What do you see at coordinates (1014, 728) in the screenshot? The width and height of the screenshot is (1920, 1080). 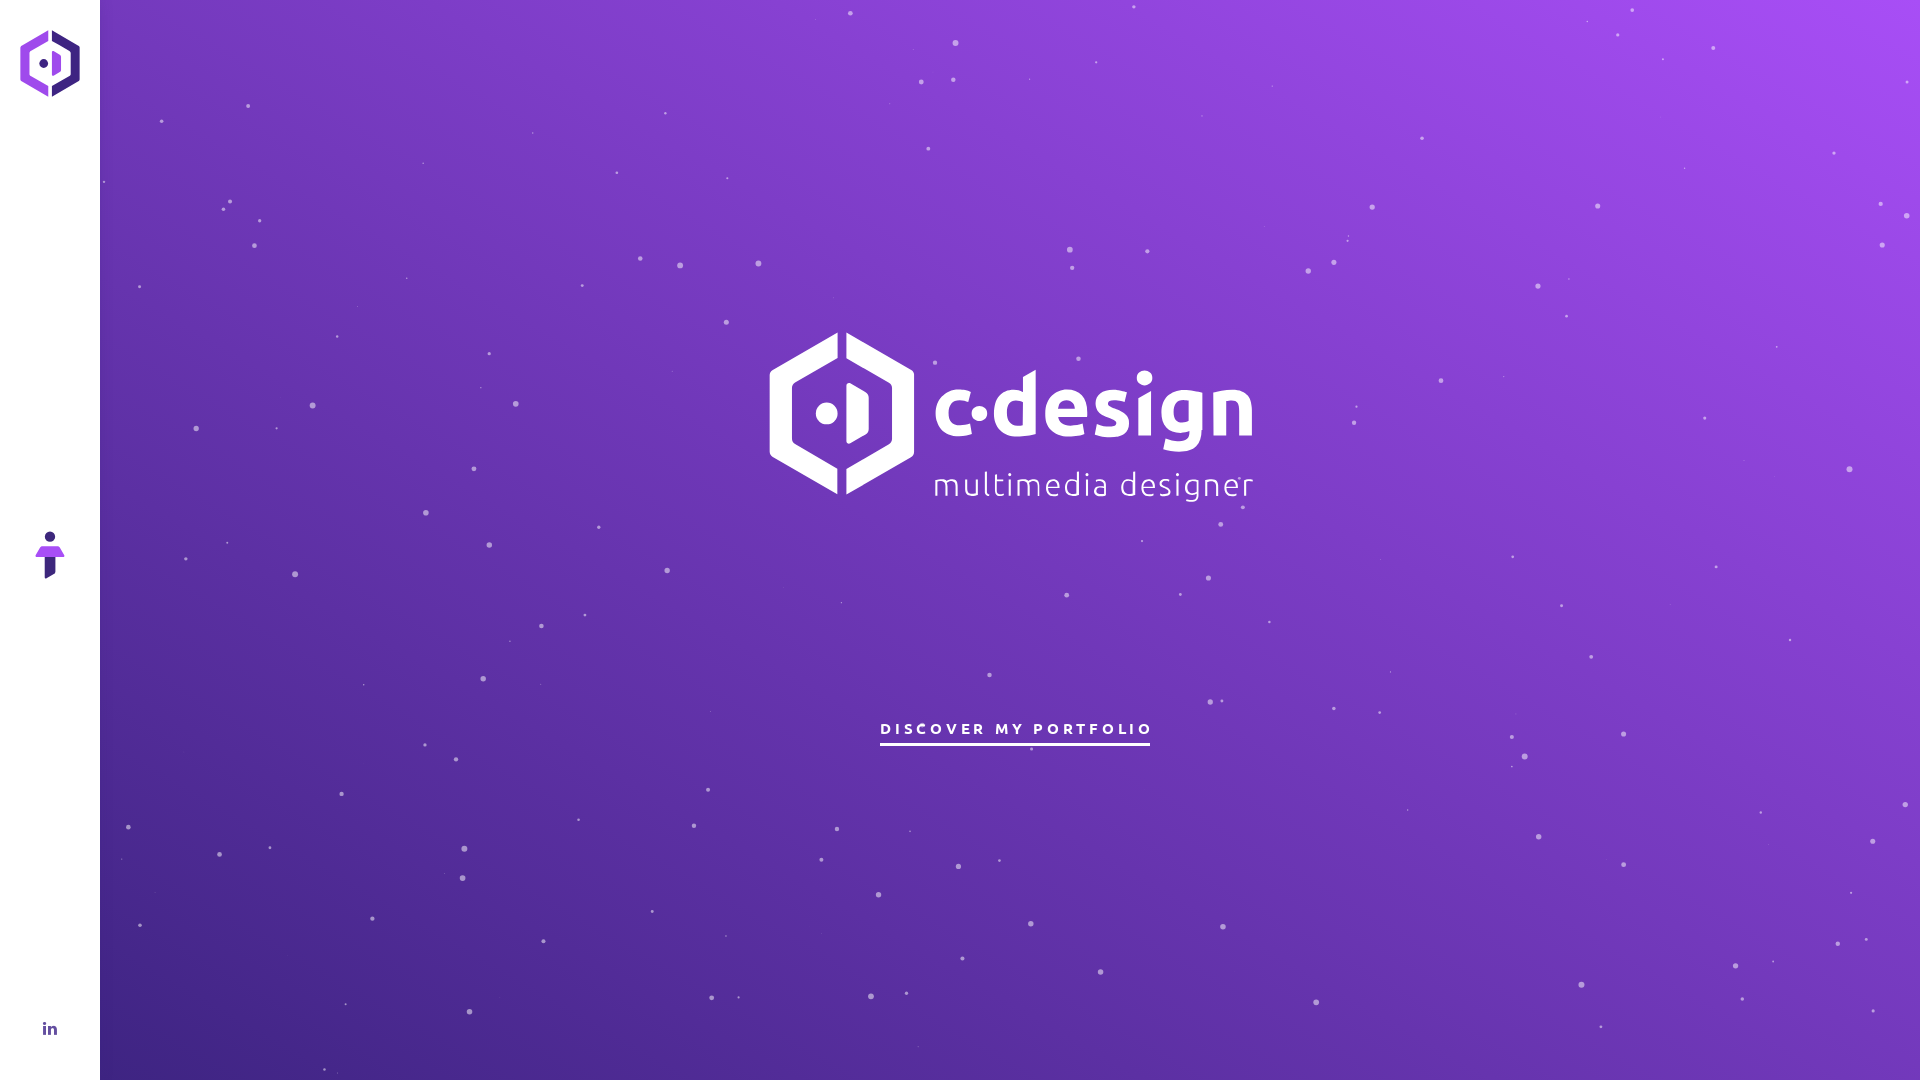 I see `'DISCOVER MY PORTFOLIO'` at bounding box center [1014, 728].